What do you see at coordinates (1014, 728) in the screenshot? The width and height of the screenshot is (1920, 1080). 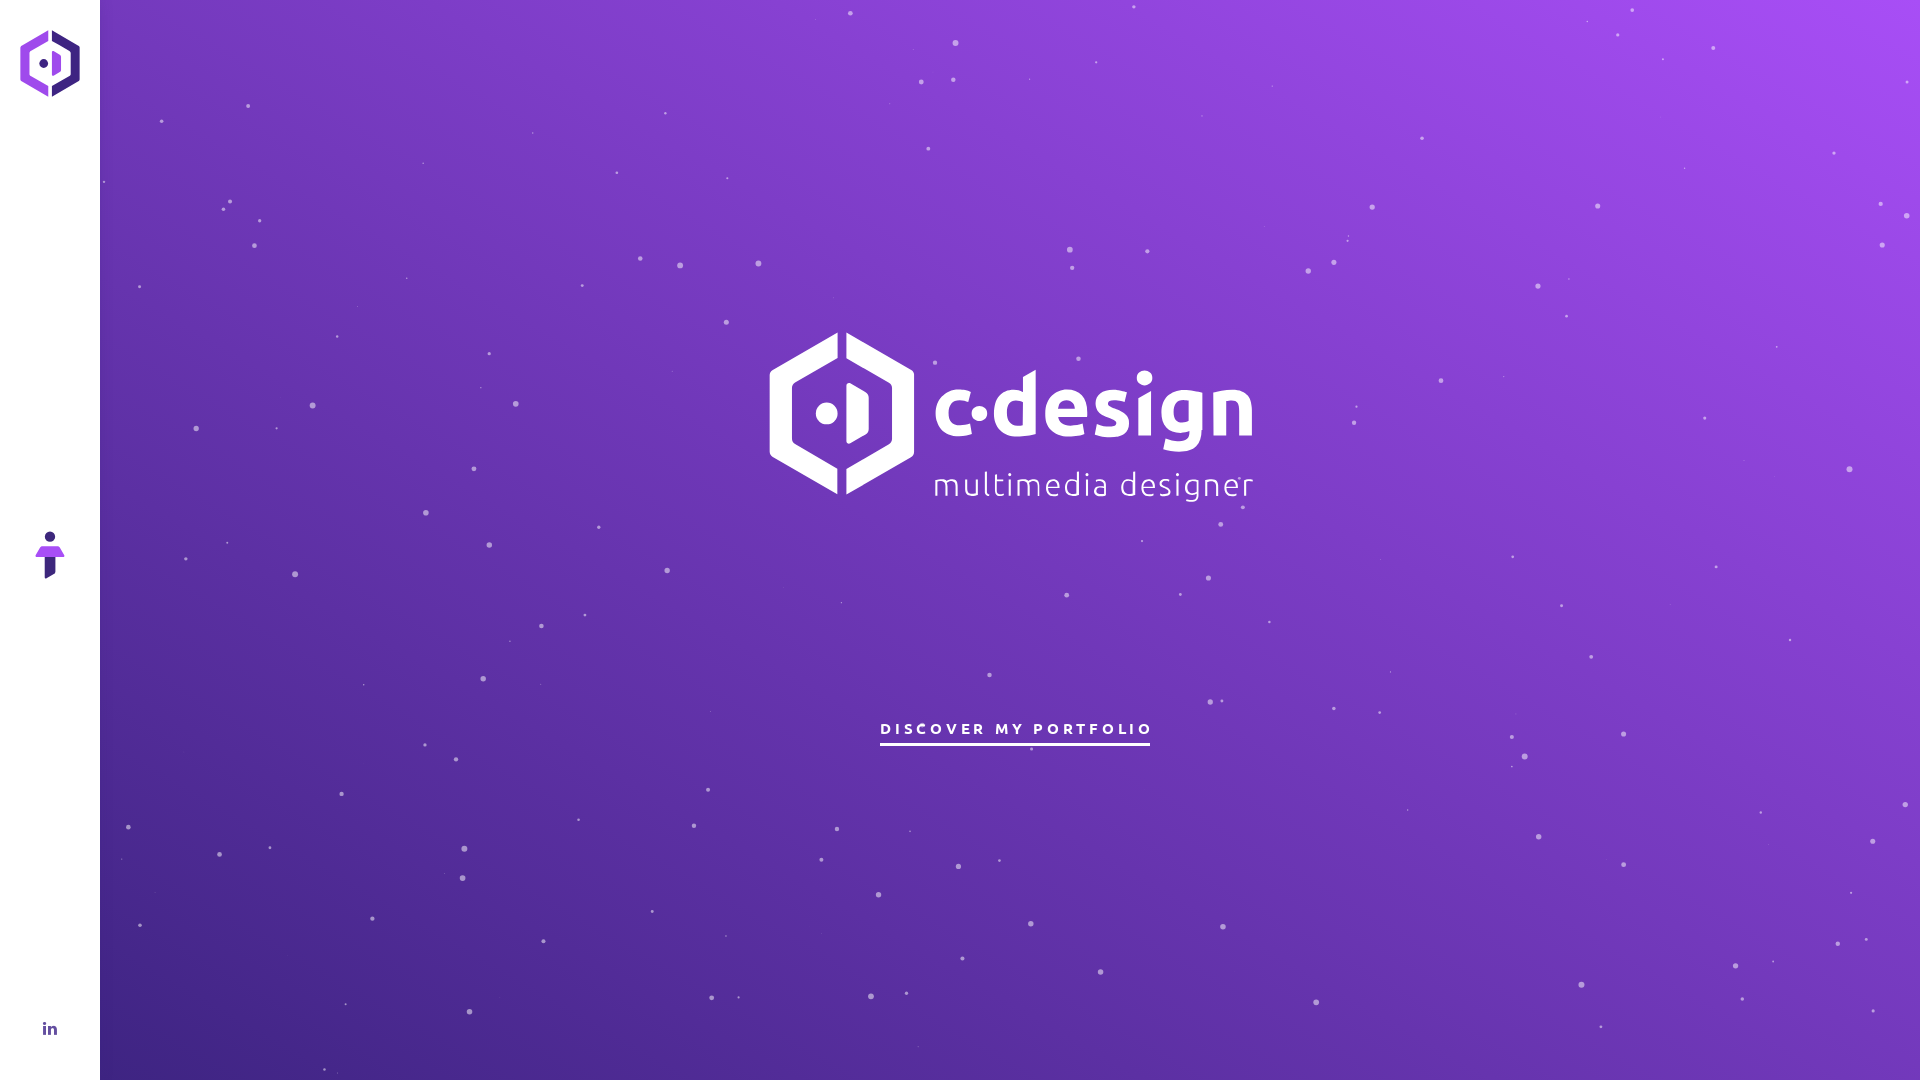 I see `'DISCOVER MY PORTFOLIO'` at bounding box center [1014, 728].